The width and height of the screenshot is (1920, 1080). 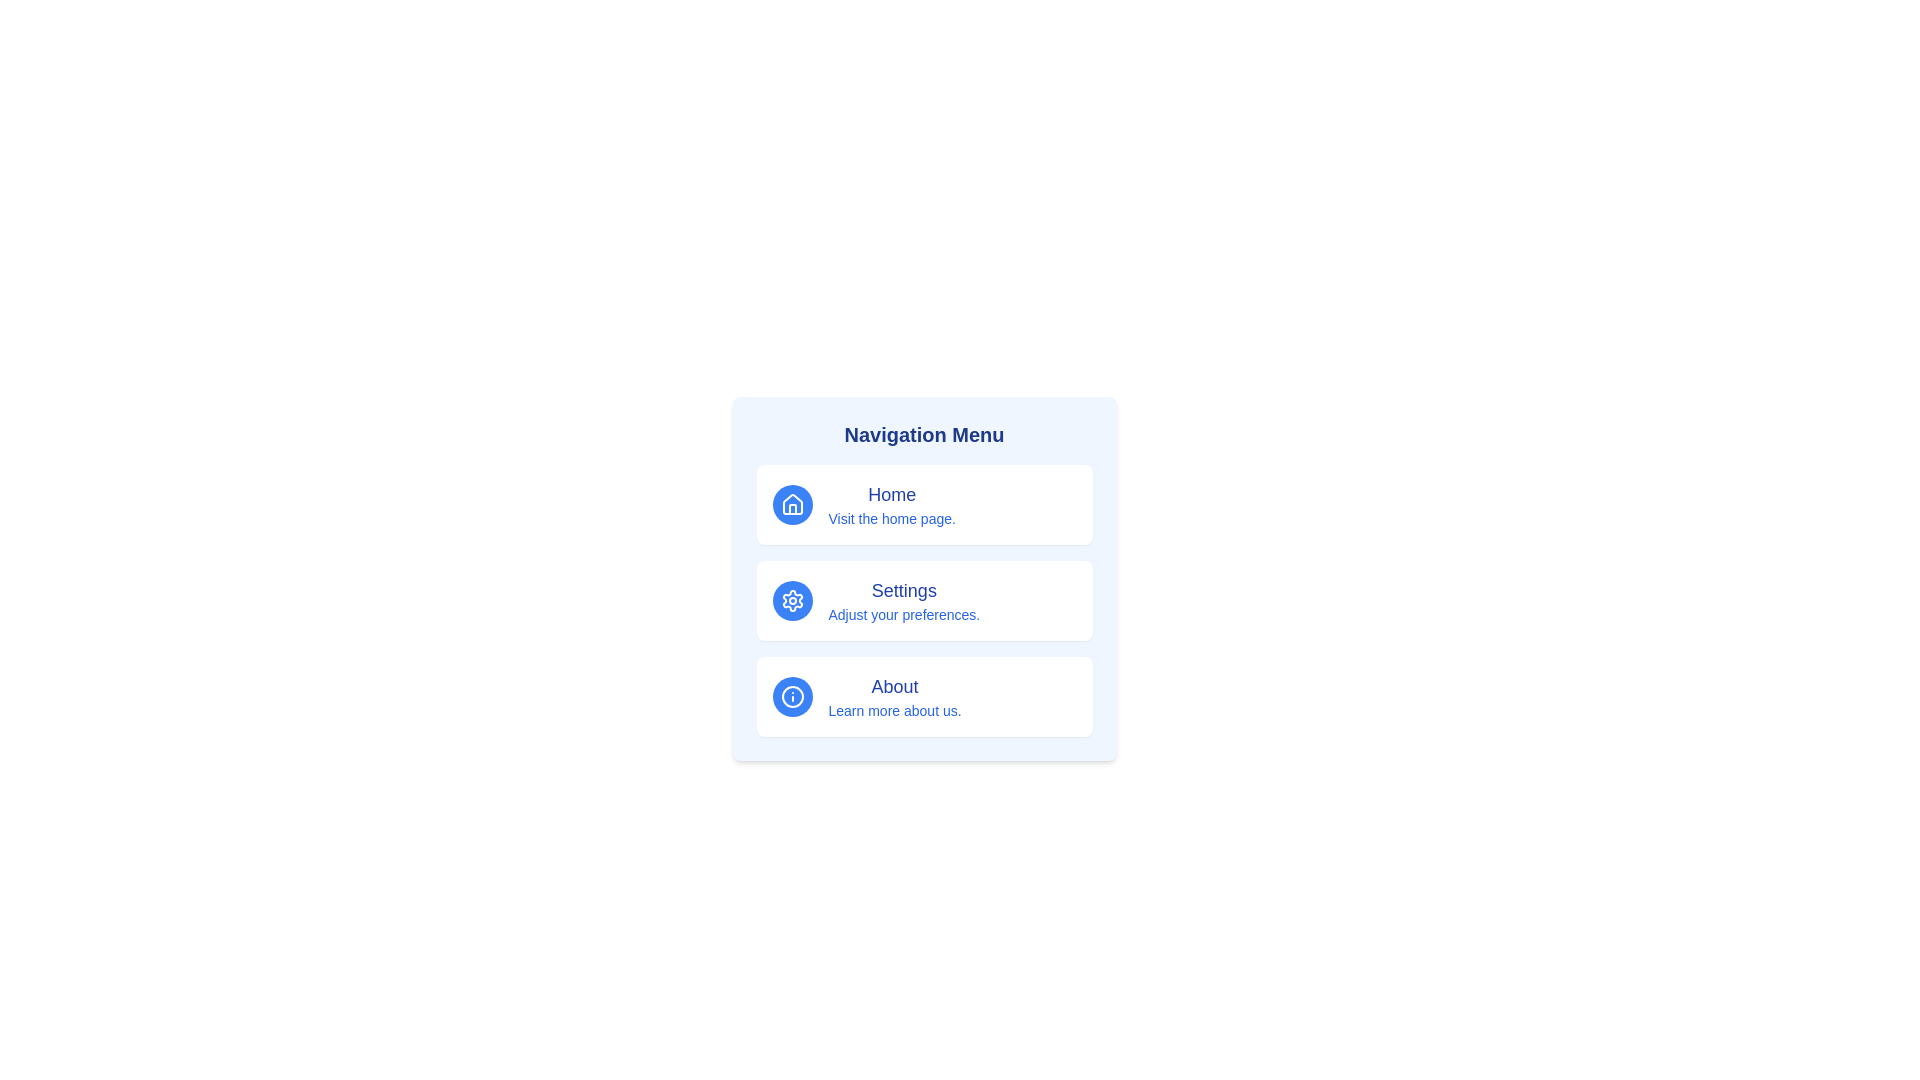 I want to click on the 'Home' text label, which serves as a title or identifier for the homepage section in the navigation menu, so click(x=891, y=494).